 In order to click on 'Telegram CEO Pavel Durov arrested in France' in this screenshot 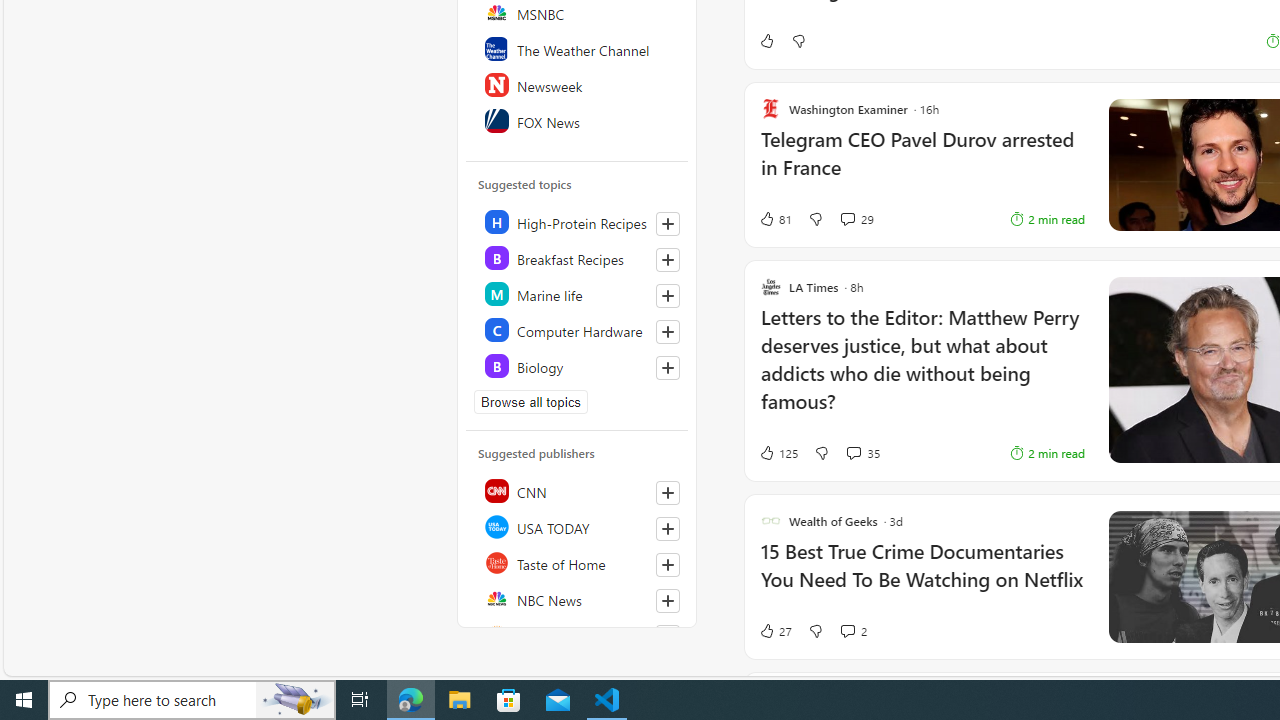, I will do `click(921, 163)`.